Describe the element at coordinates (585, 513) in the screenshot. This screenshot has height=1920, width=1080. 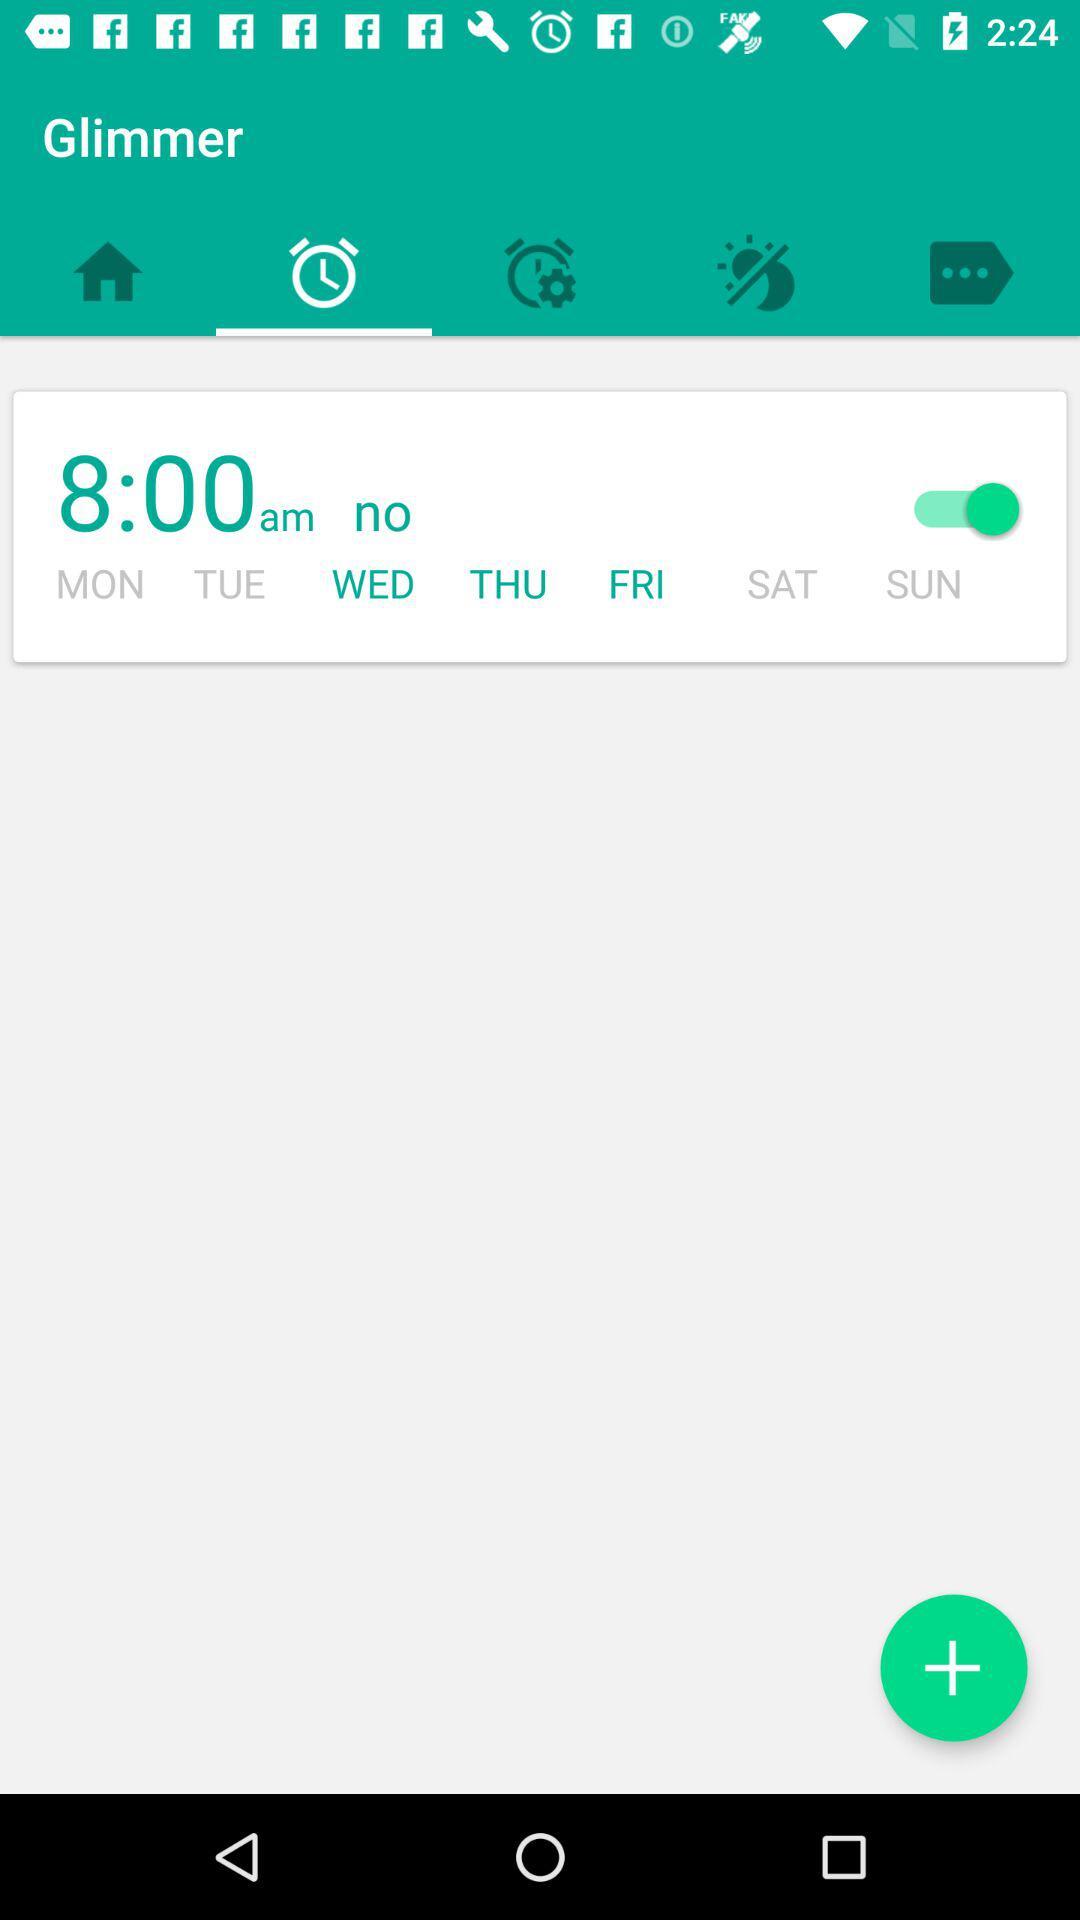
I see `the item next to am` at that location.